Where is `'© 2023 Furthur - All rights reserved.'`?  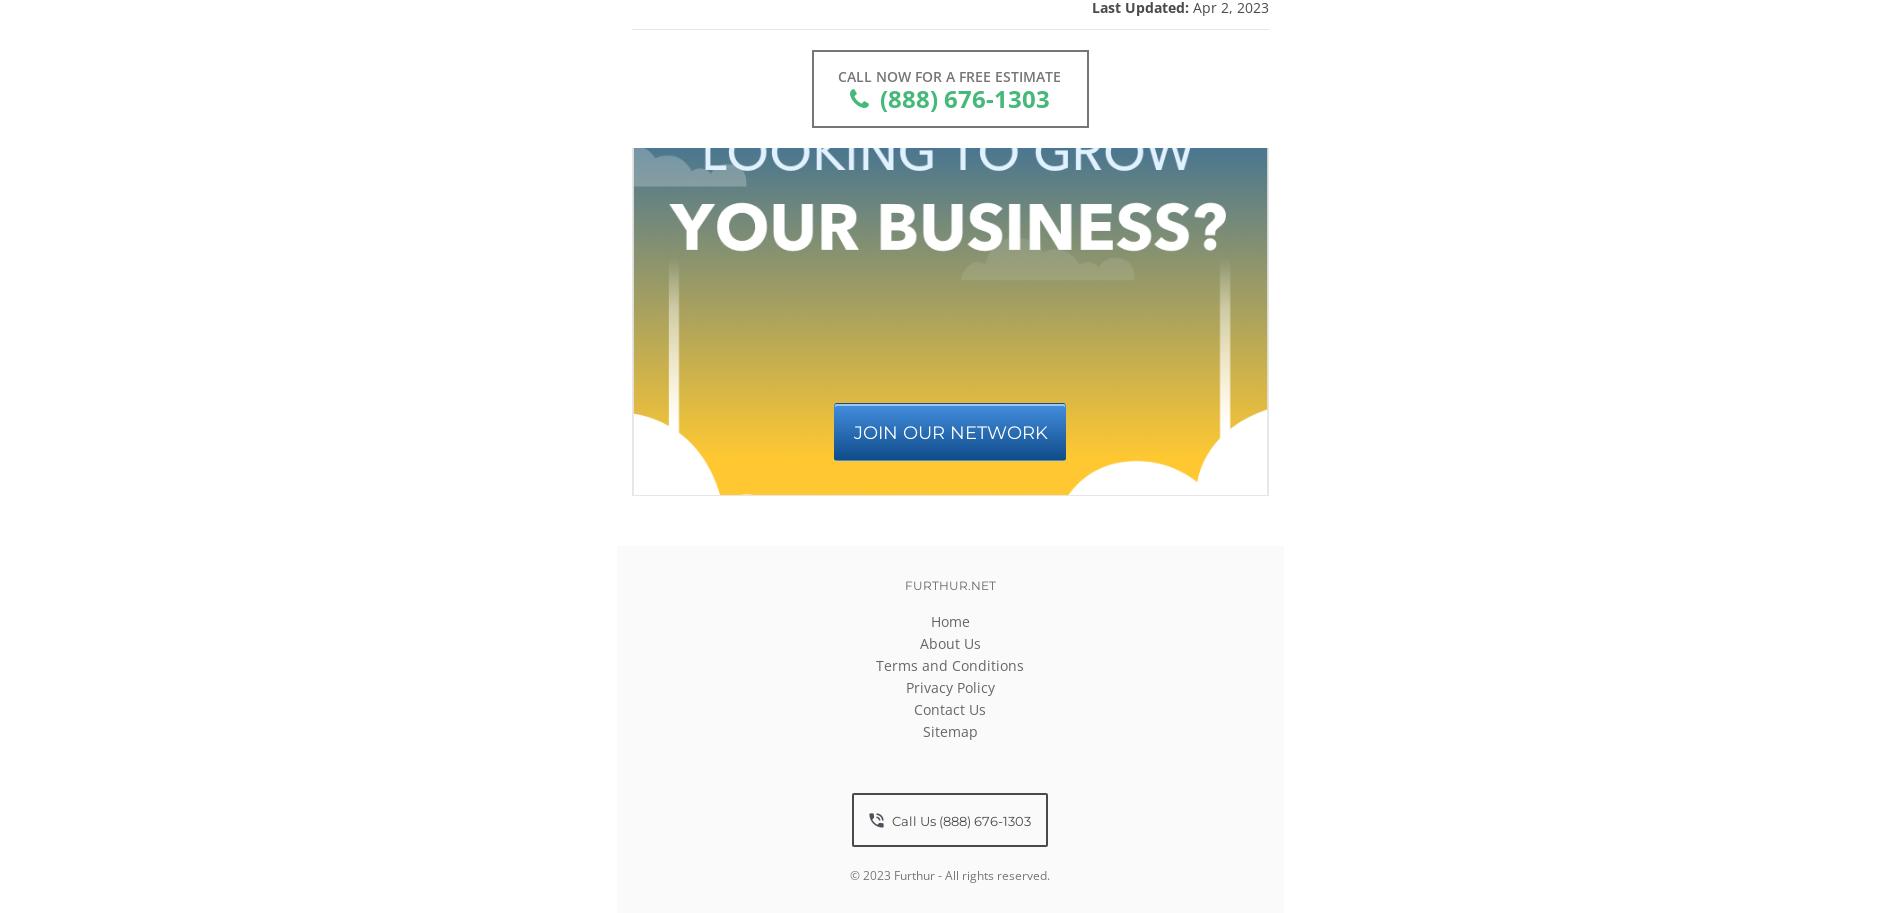
'© 2023 Furthur - All rights reserved.' is located at coordinates (950, 874).